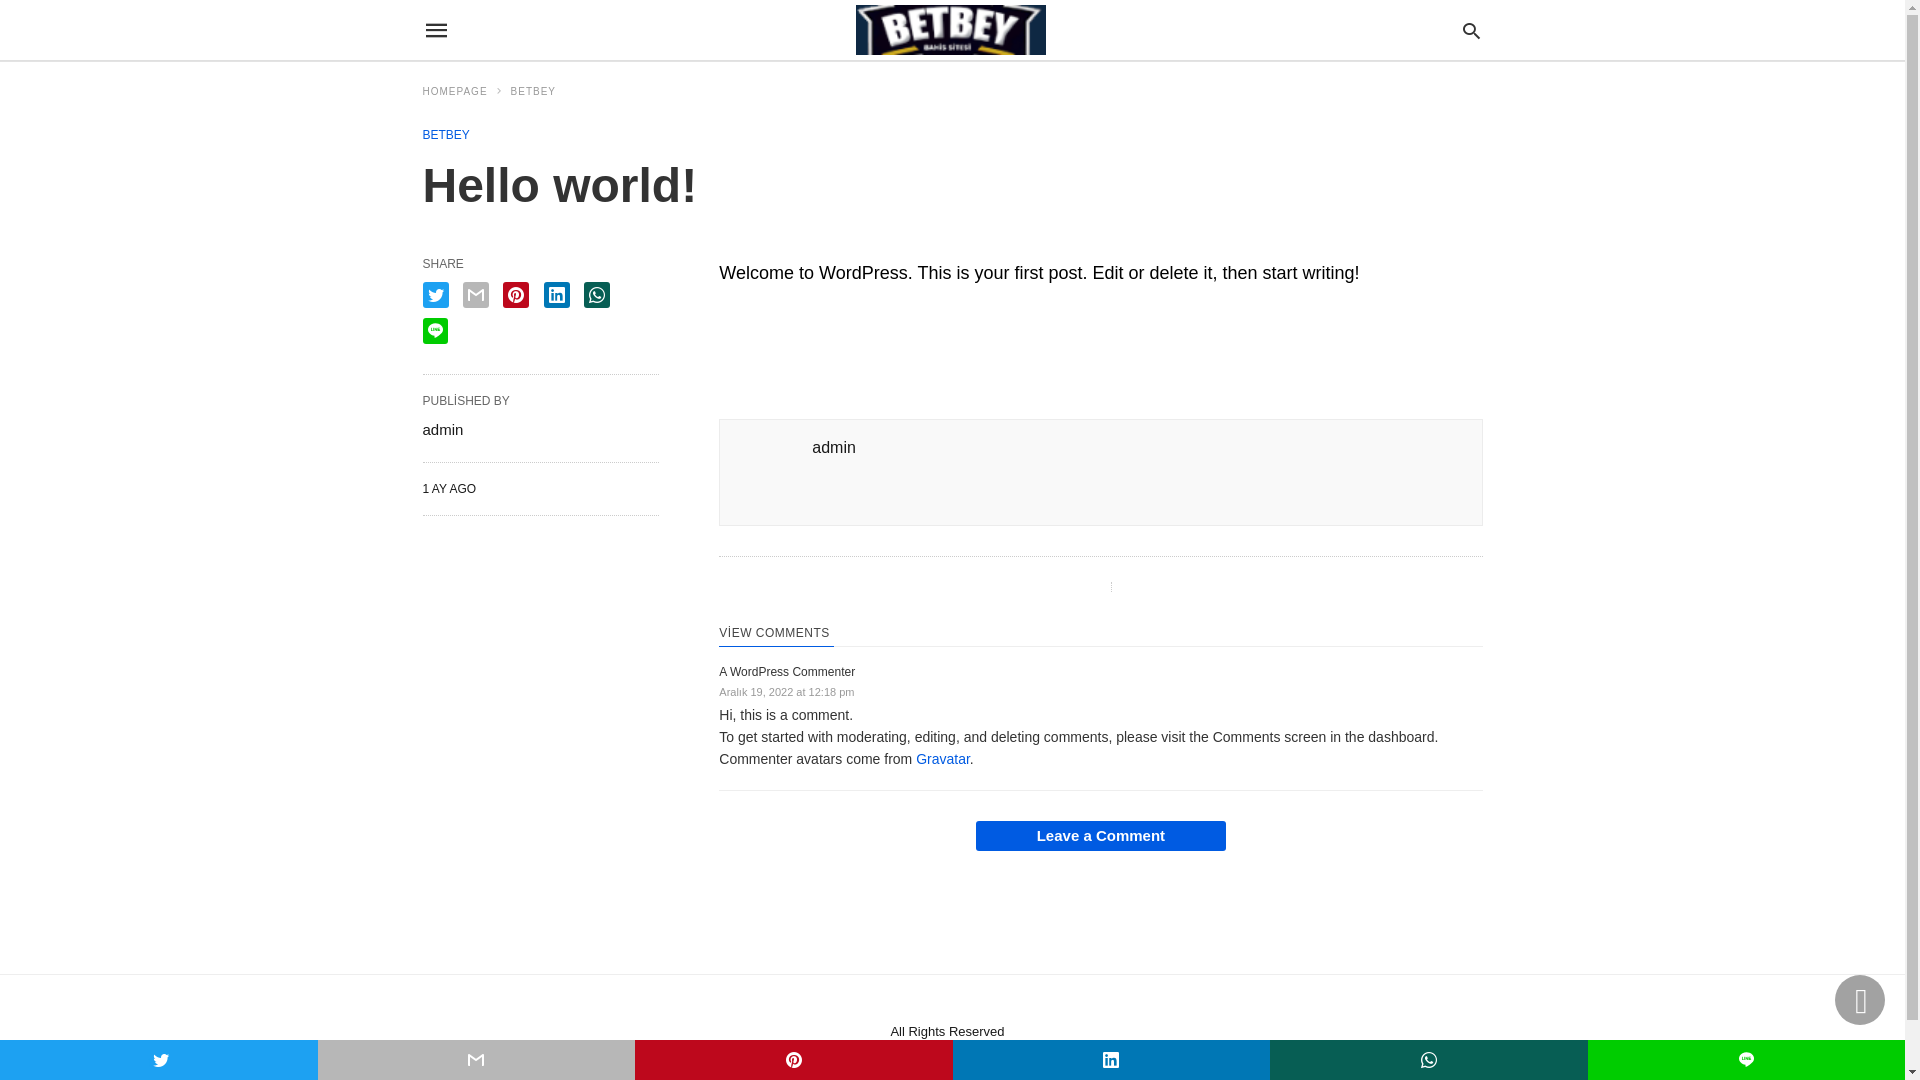 This screenshot has width=1920, height=1080. What do you see at coordinates (1834, 999) in the screenshot?
I see `'back to top'` at bounding box center [1834, 999].